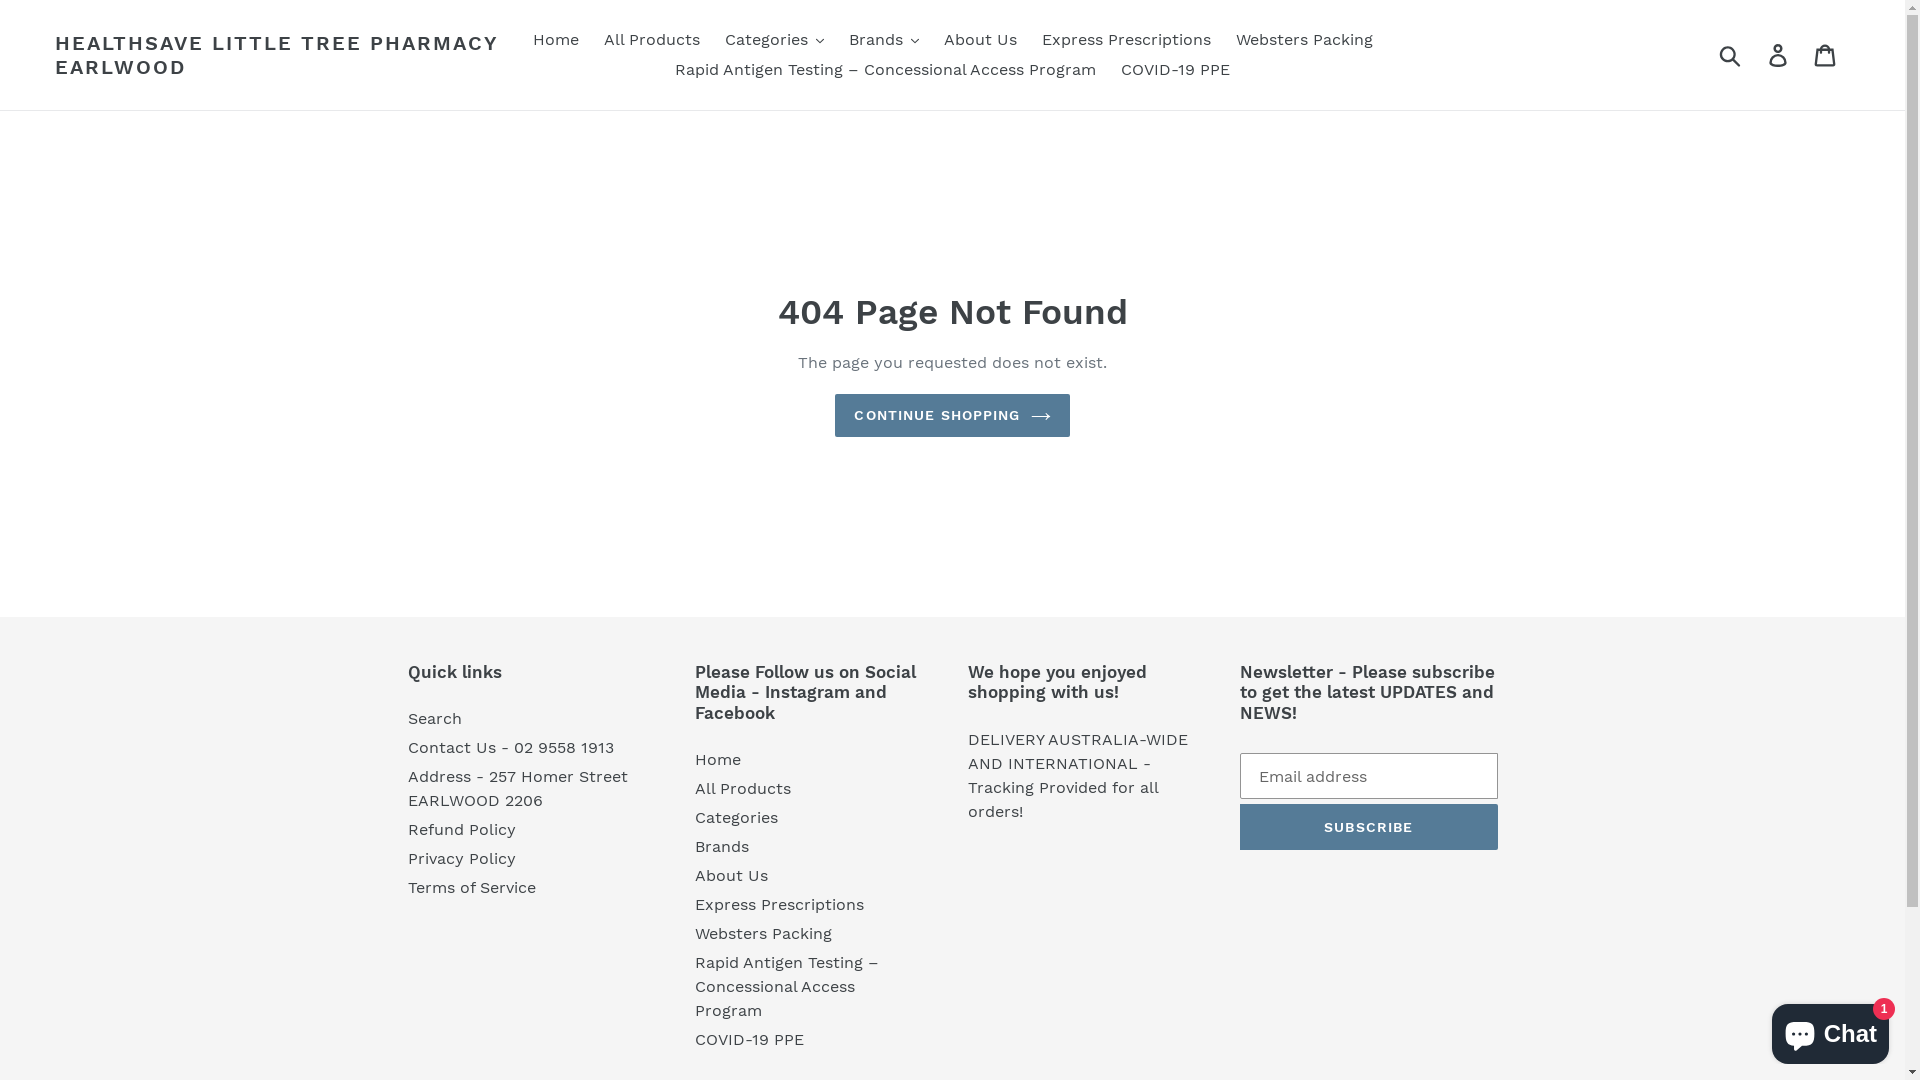 The image size is (1920, 1080). Describe the element at coordinates (980, 39) in the screenshot. I see `'About Us'` at that location.